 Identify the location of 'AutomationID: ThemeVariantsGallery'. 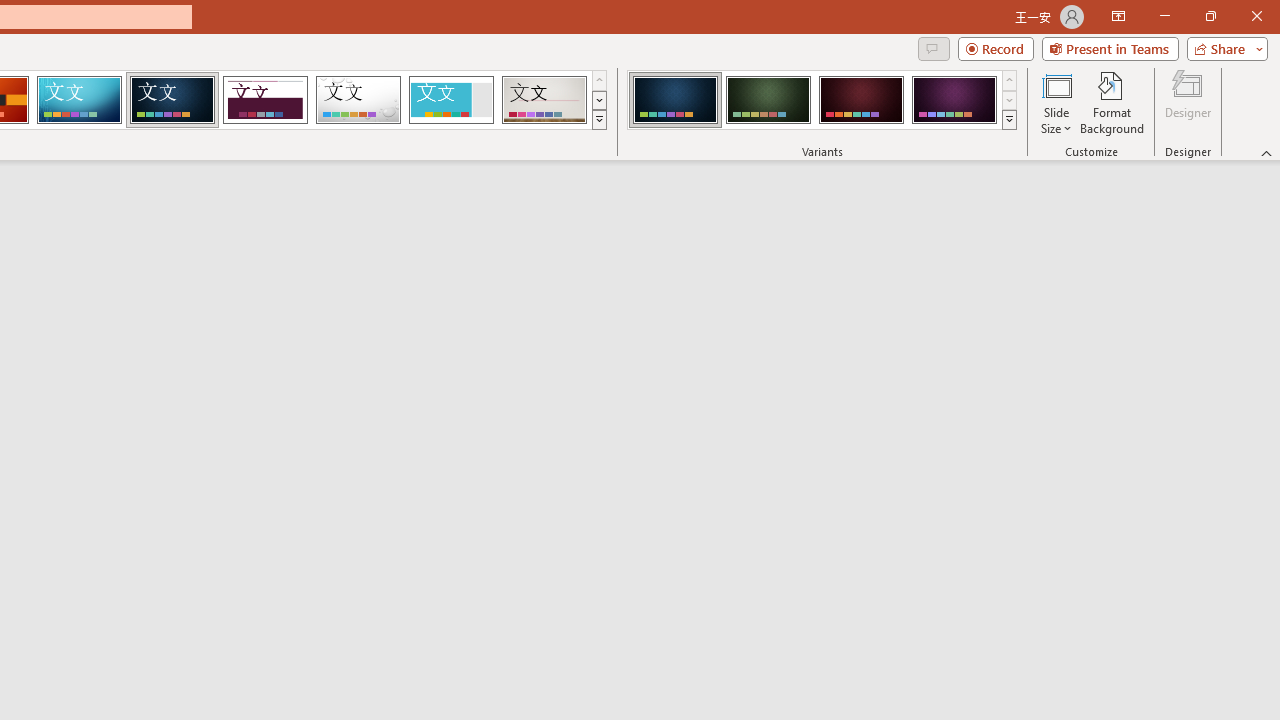
(823, 100).